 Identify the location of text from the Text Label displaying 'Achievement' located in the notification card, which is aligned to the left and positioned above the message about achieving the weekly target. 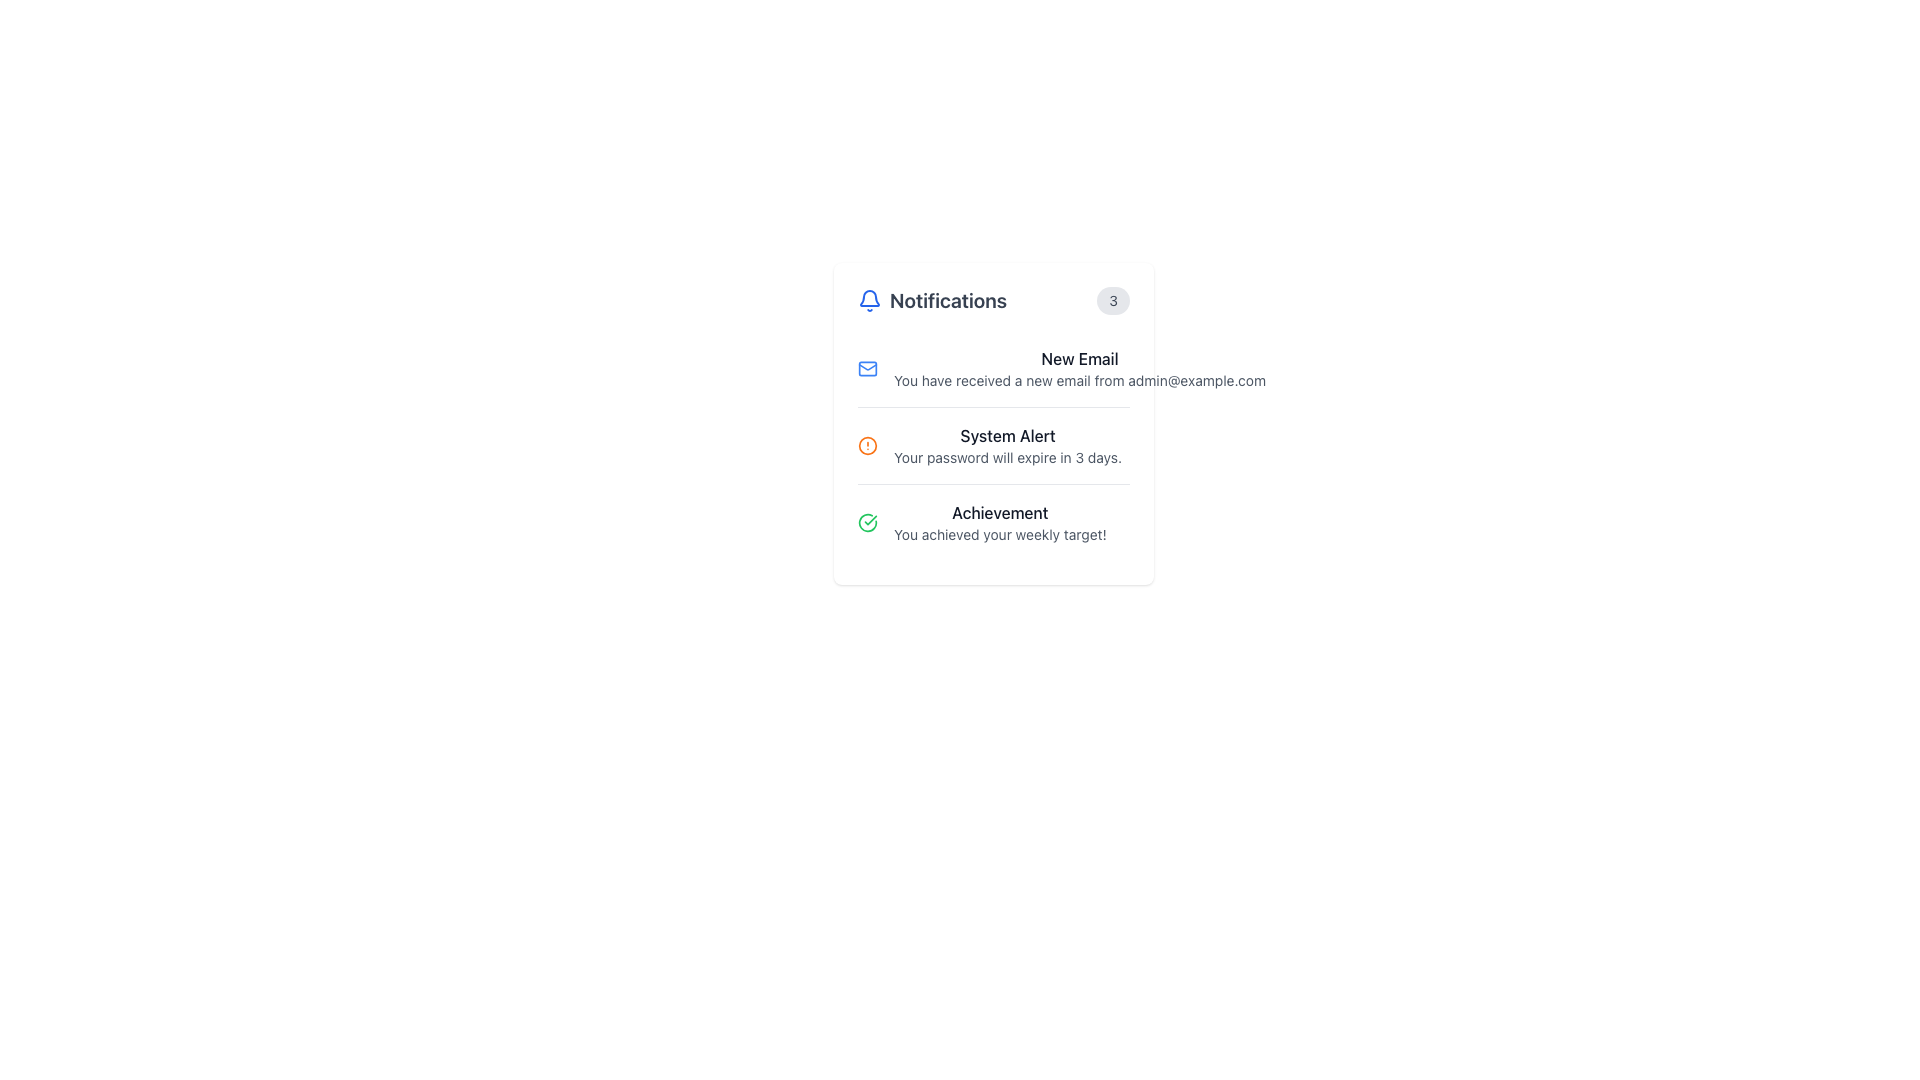
(1000, 512).